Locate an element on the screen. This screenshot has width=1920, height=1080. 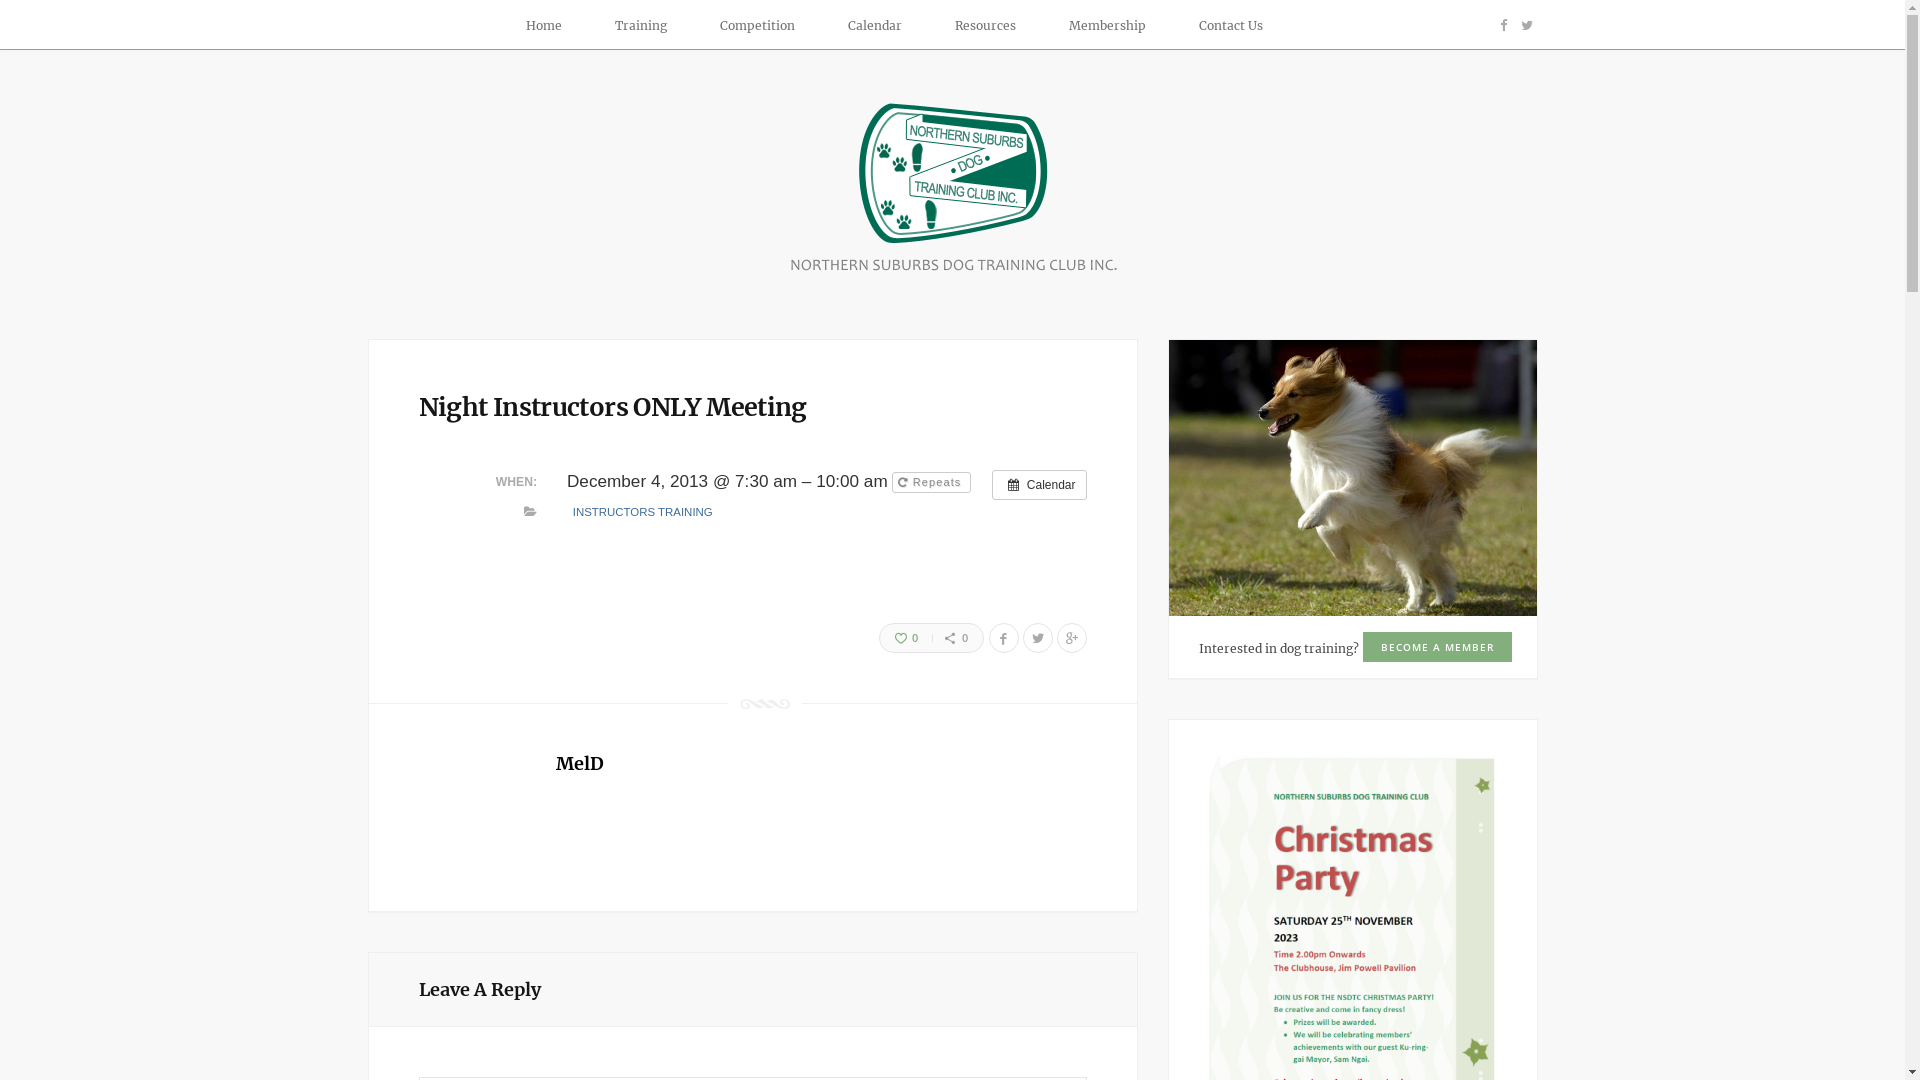
'Repeats' is located at coordinates (930, 482).